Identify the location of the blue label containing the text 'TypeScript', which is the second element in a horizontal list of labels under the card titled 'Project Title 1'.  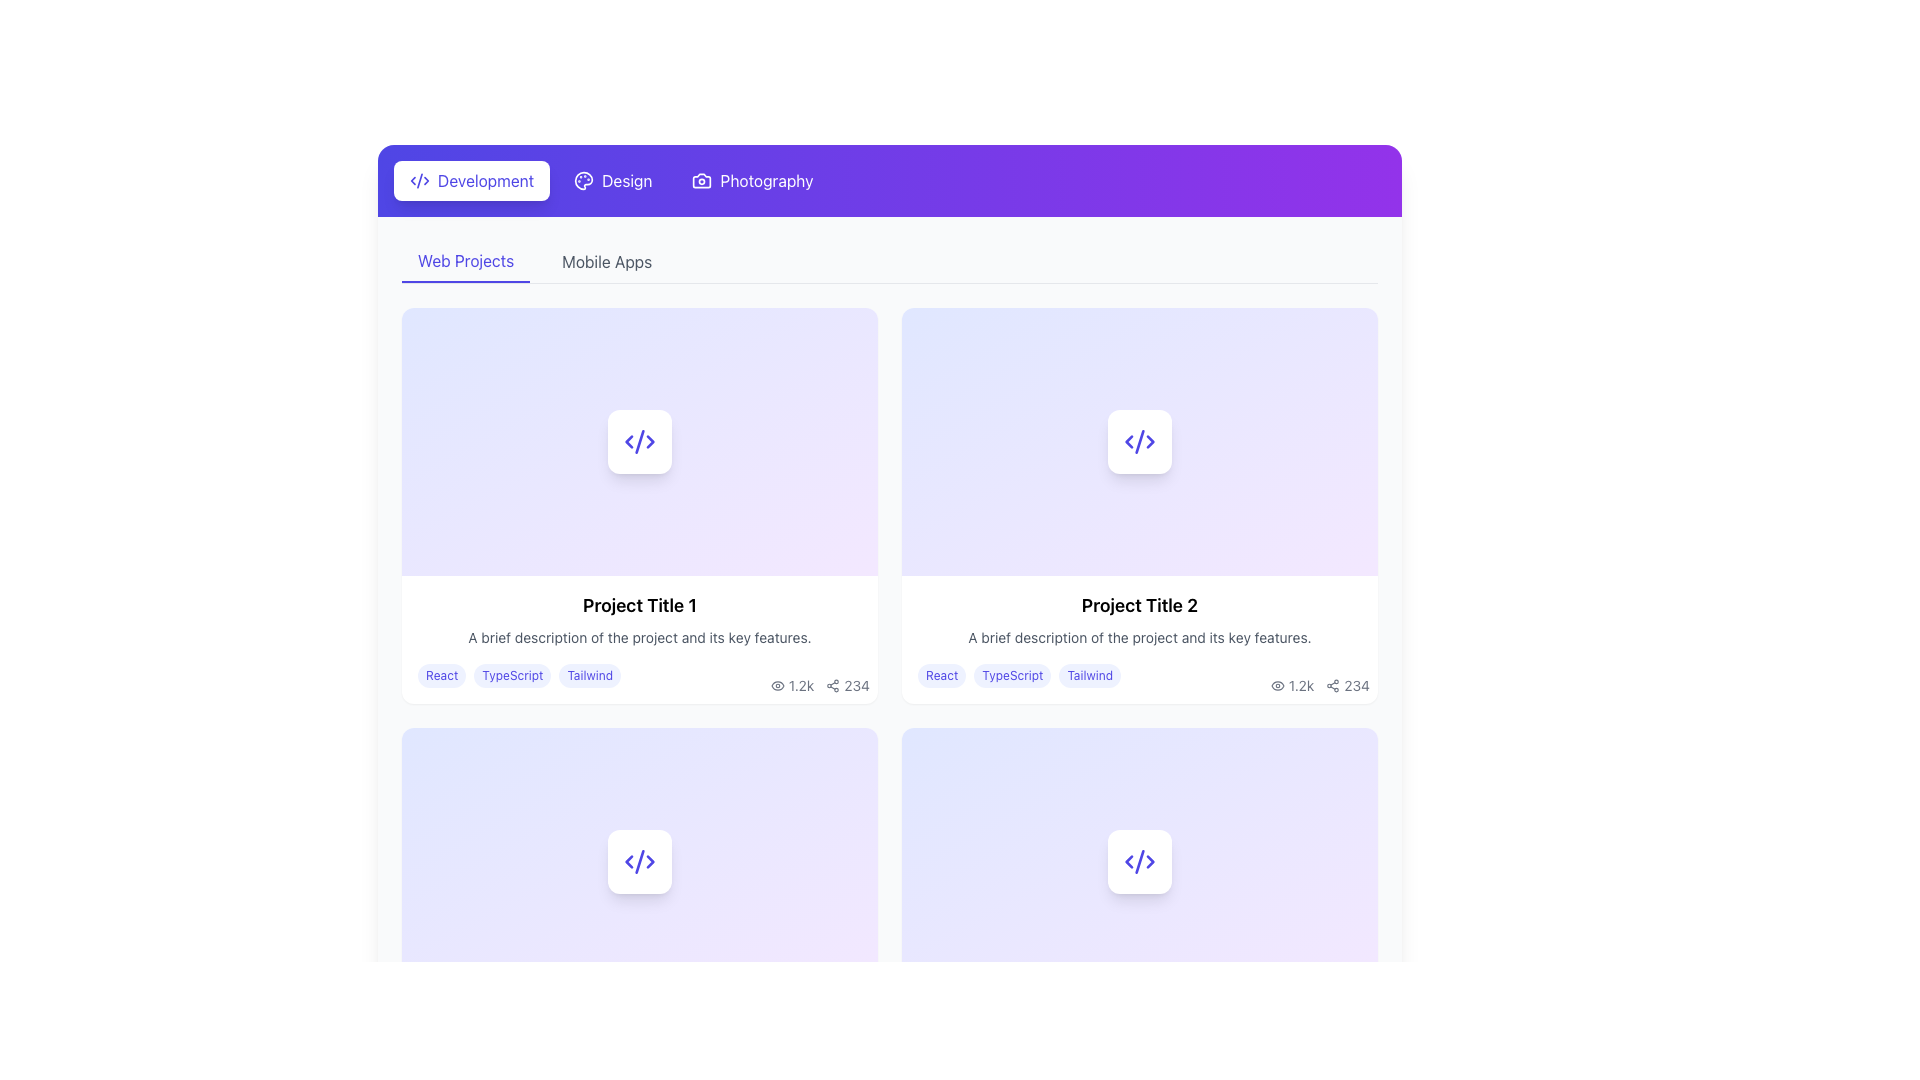
(512, 675).